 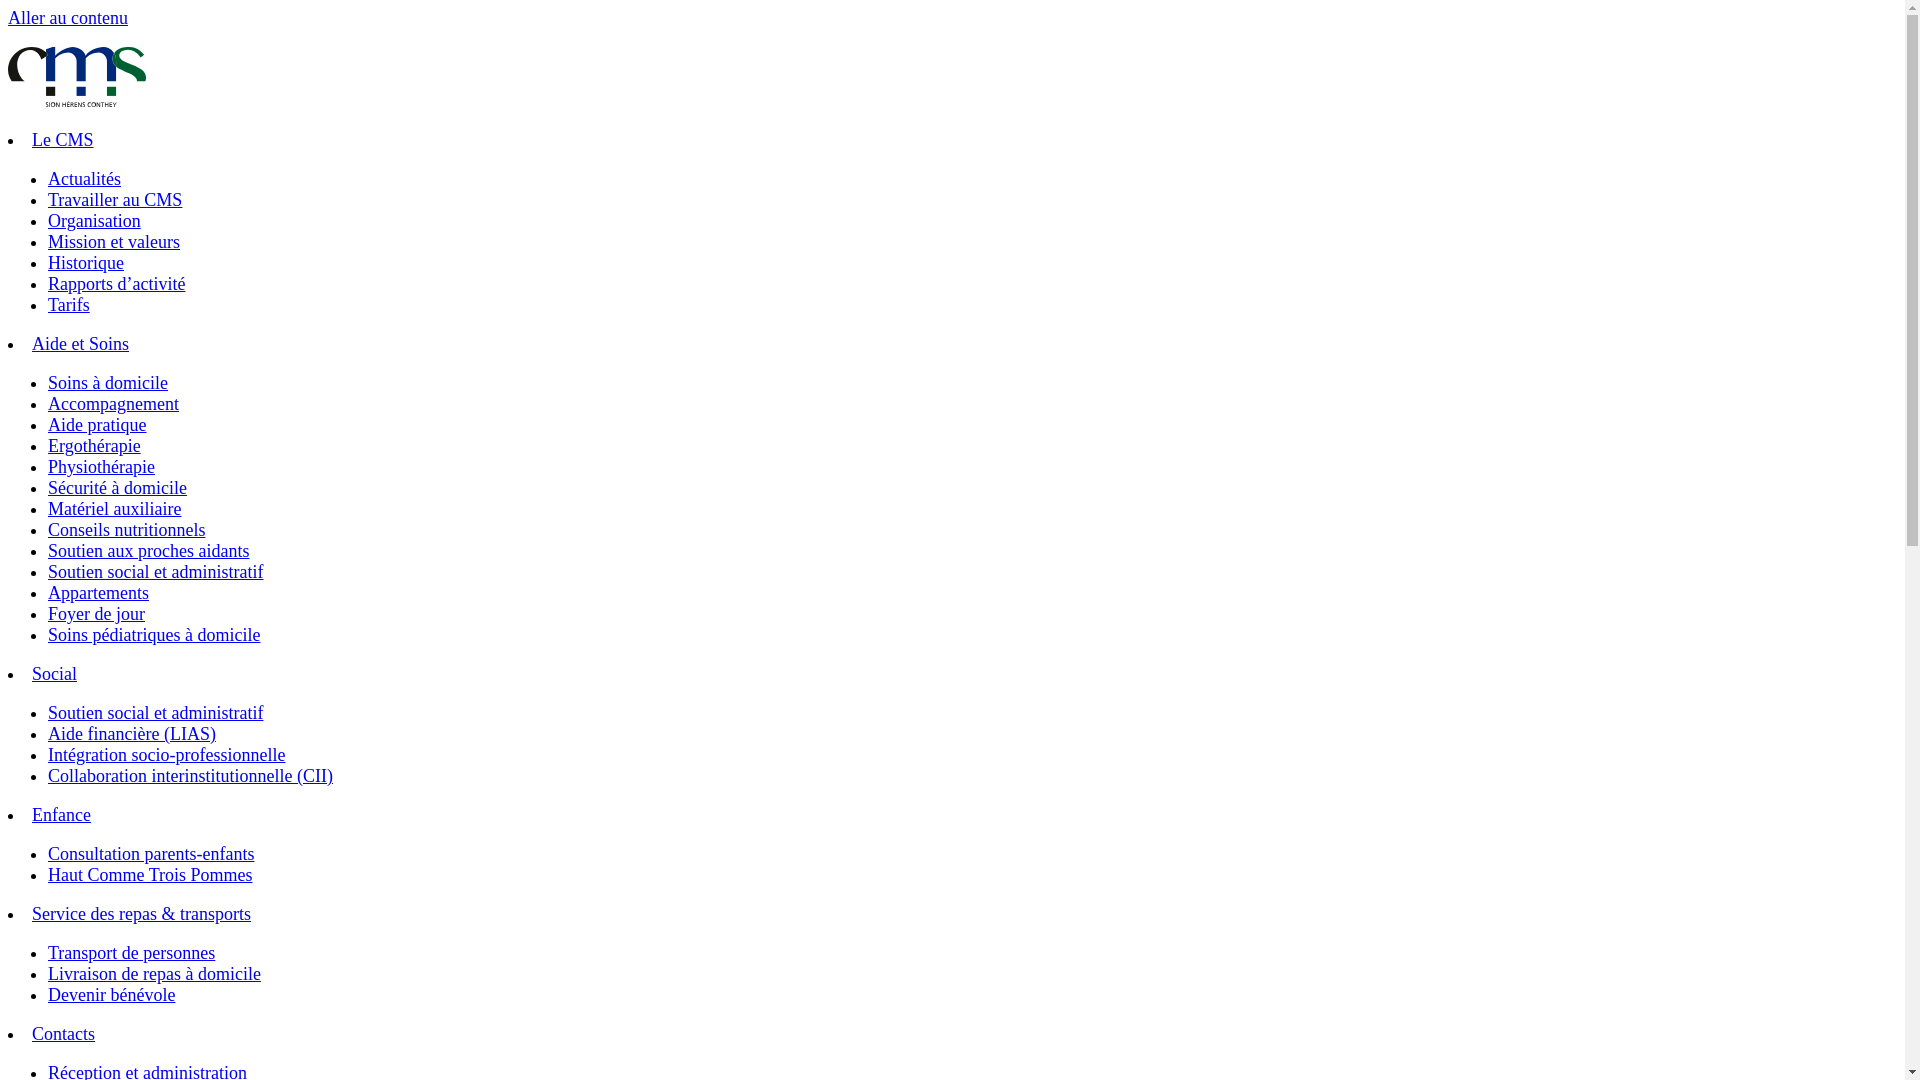 What do you see at coordinates (48, 220) in the screenshot?
I see `'Organisation'` at bounding box center [48, 220].